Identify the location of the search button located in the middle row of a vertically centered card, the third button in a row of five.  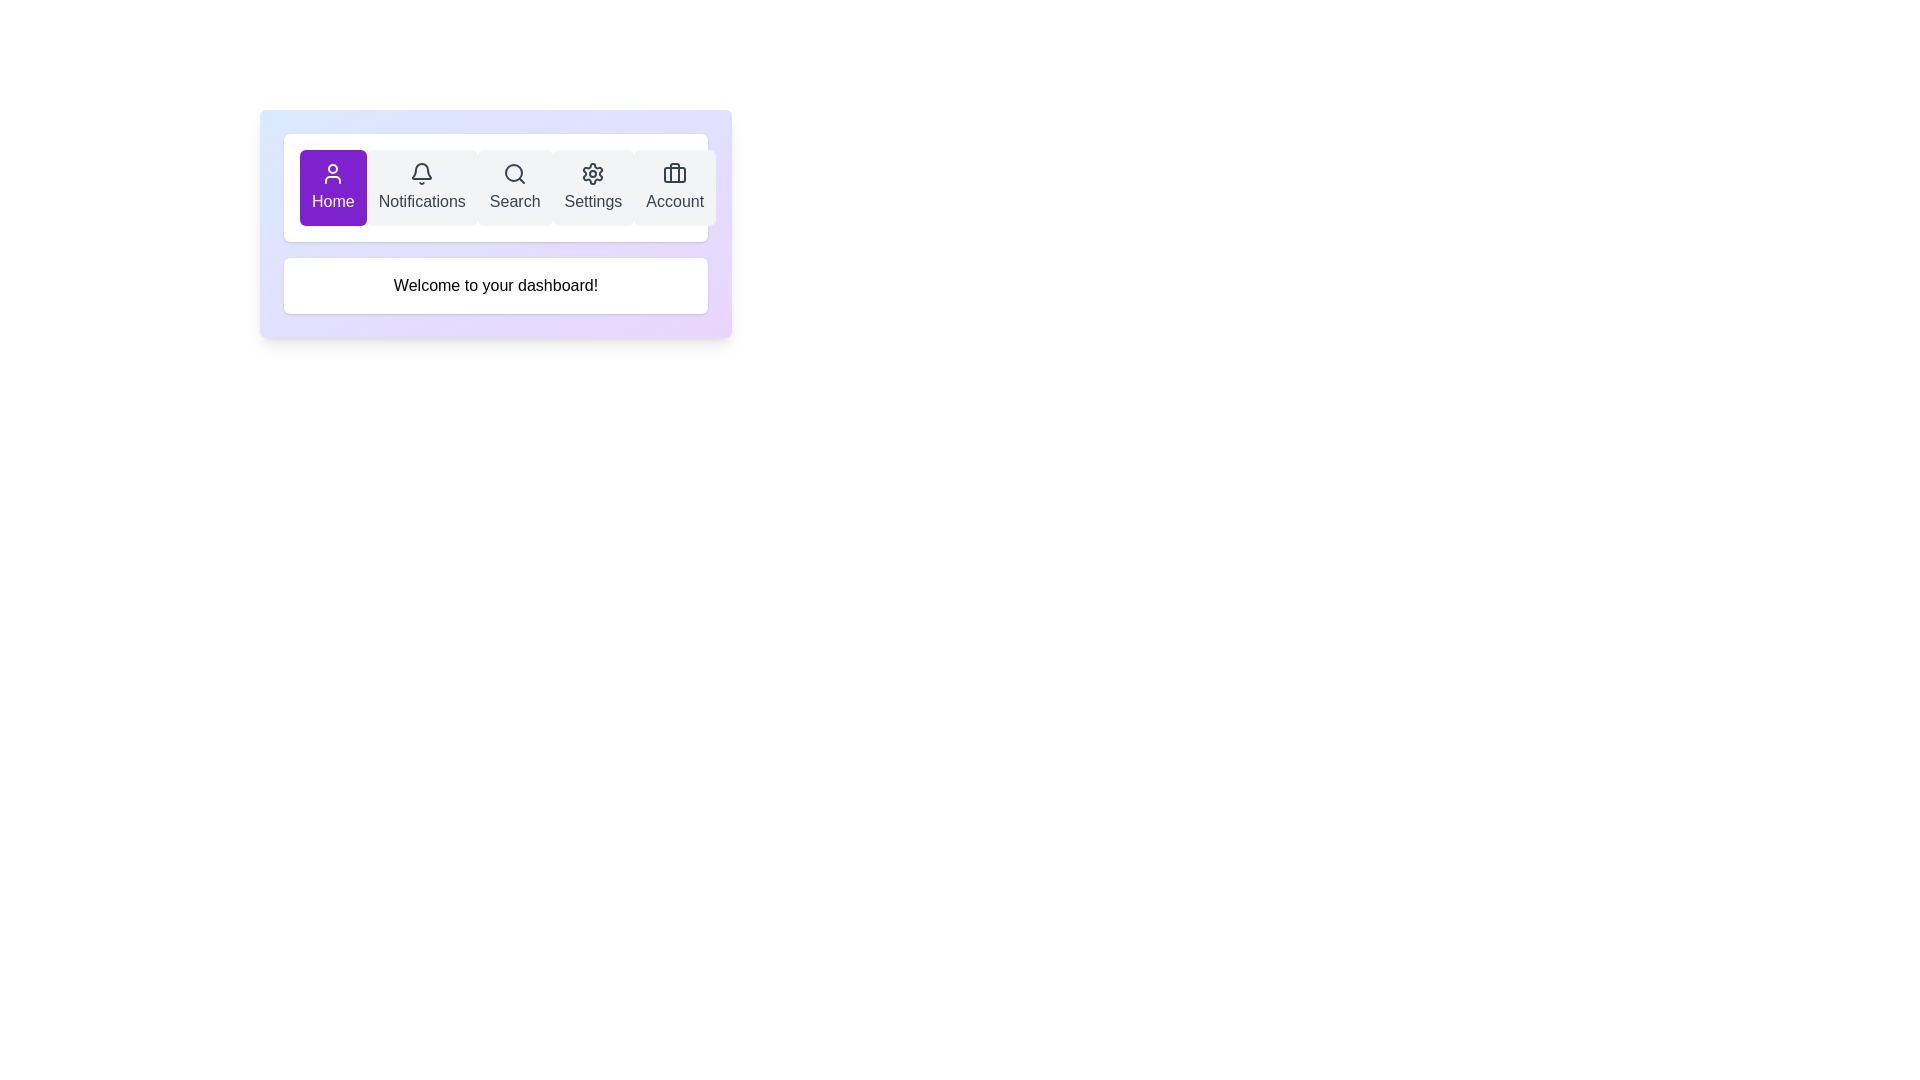
(495, 188).